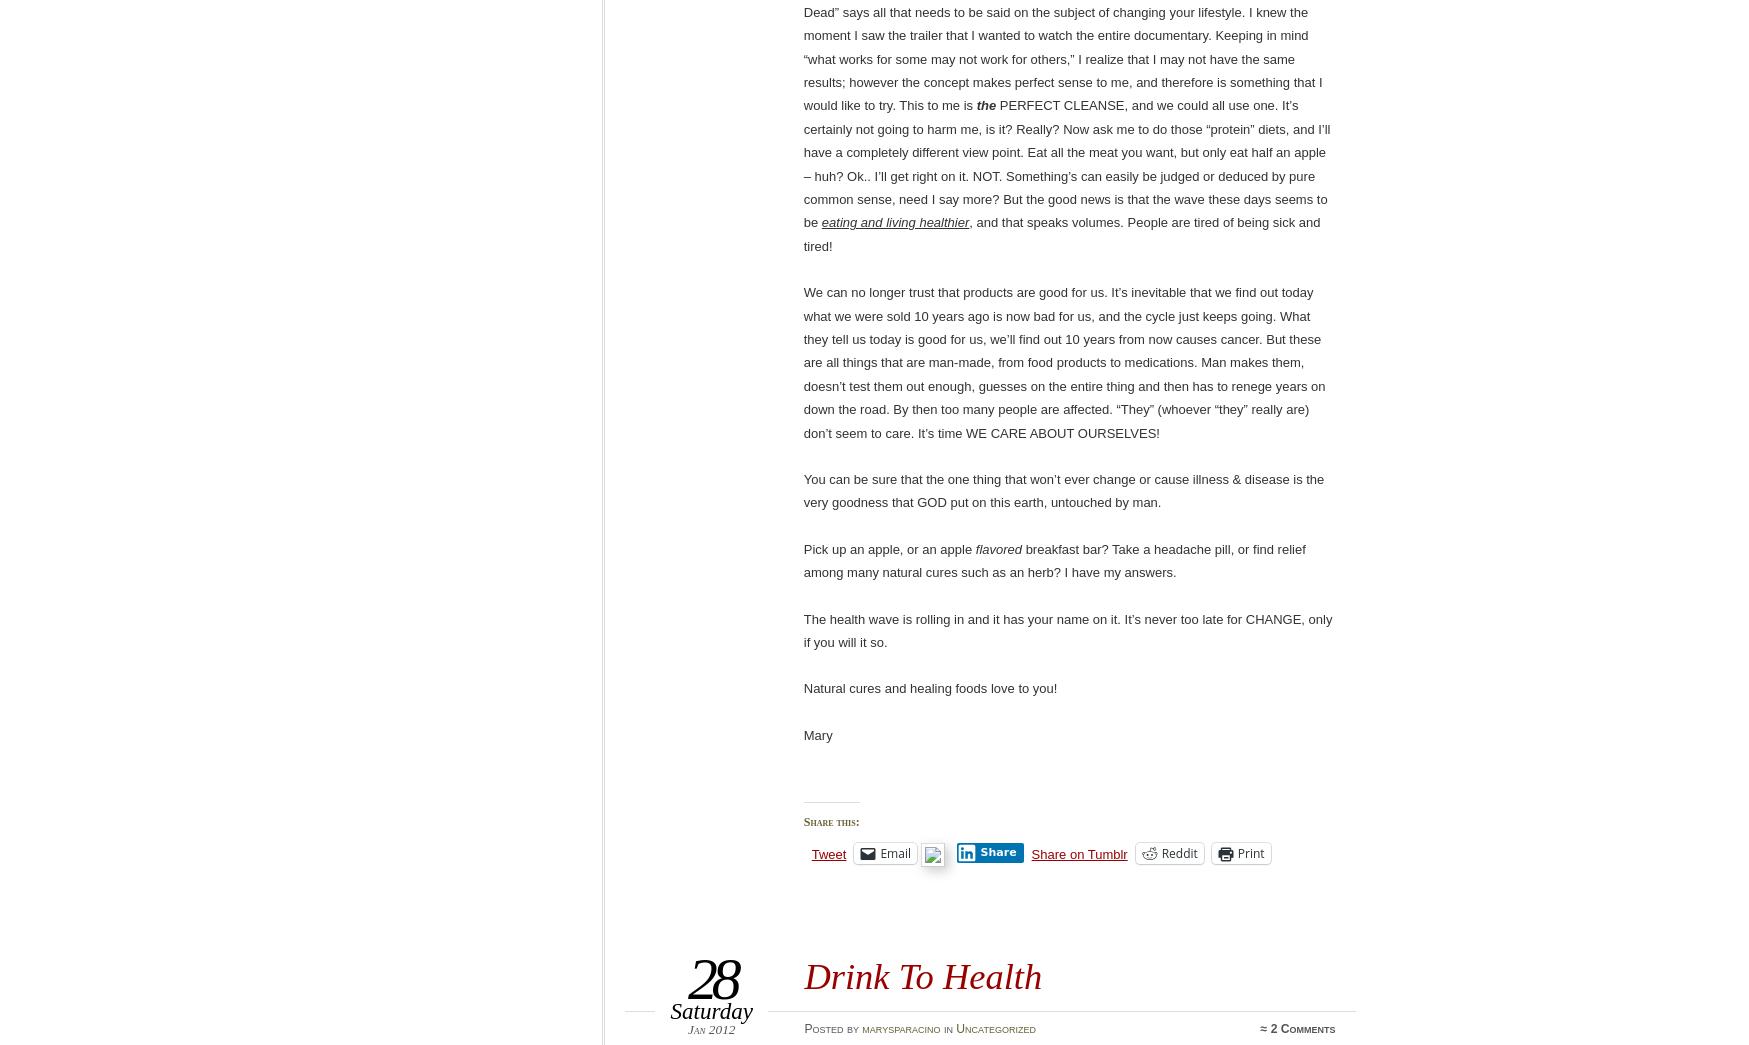 The width and height of the screenshot is (1749, 1045). I want to click on 'Drink To Health', so click(922, 974).